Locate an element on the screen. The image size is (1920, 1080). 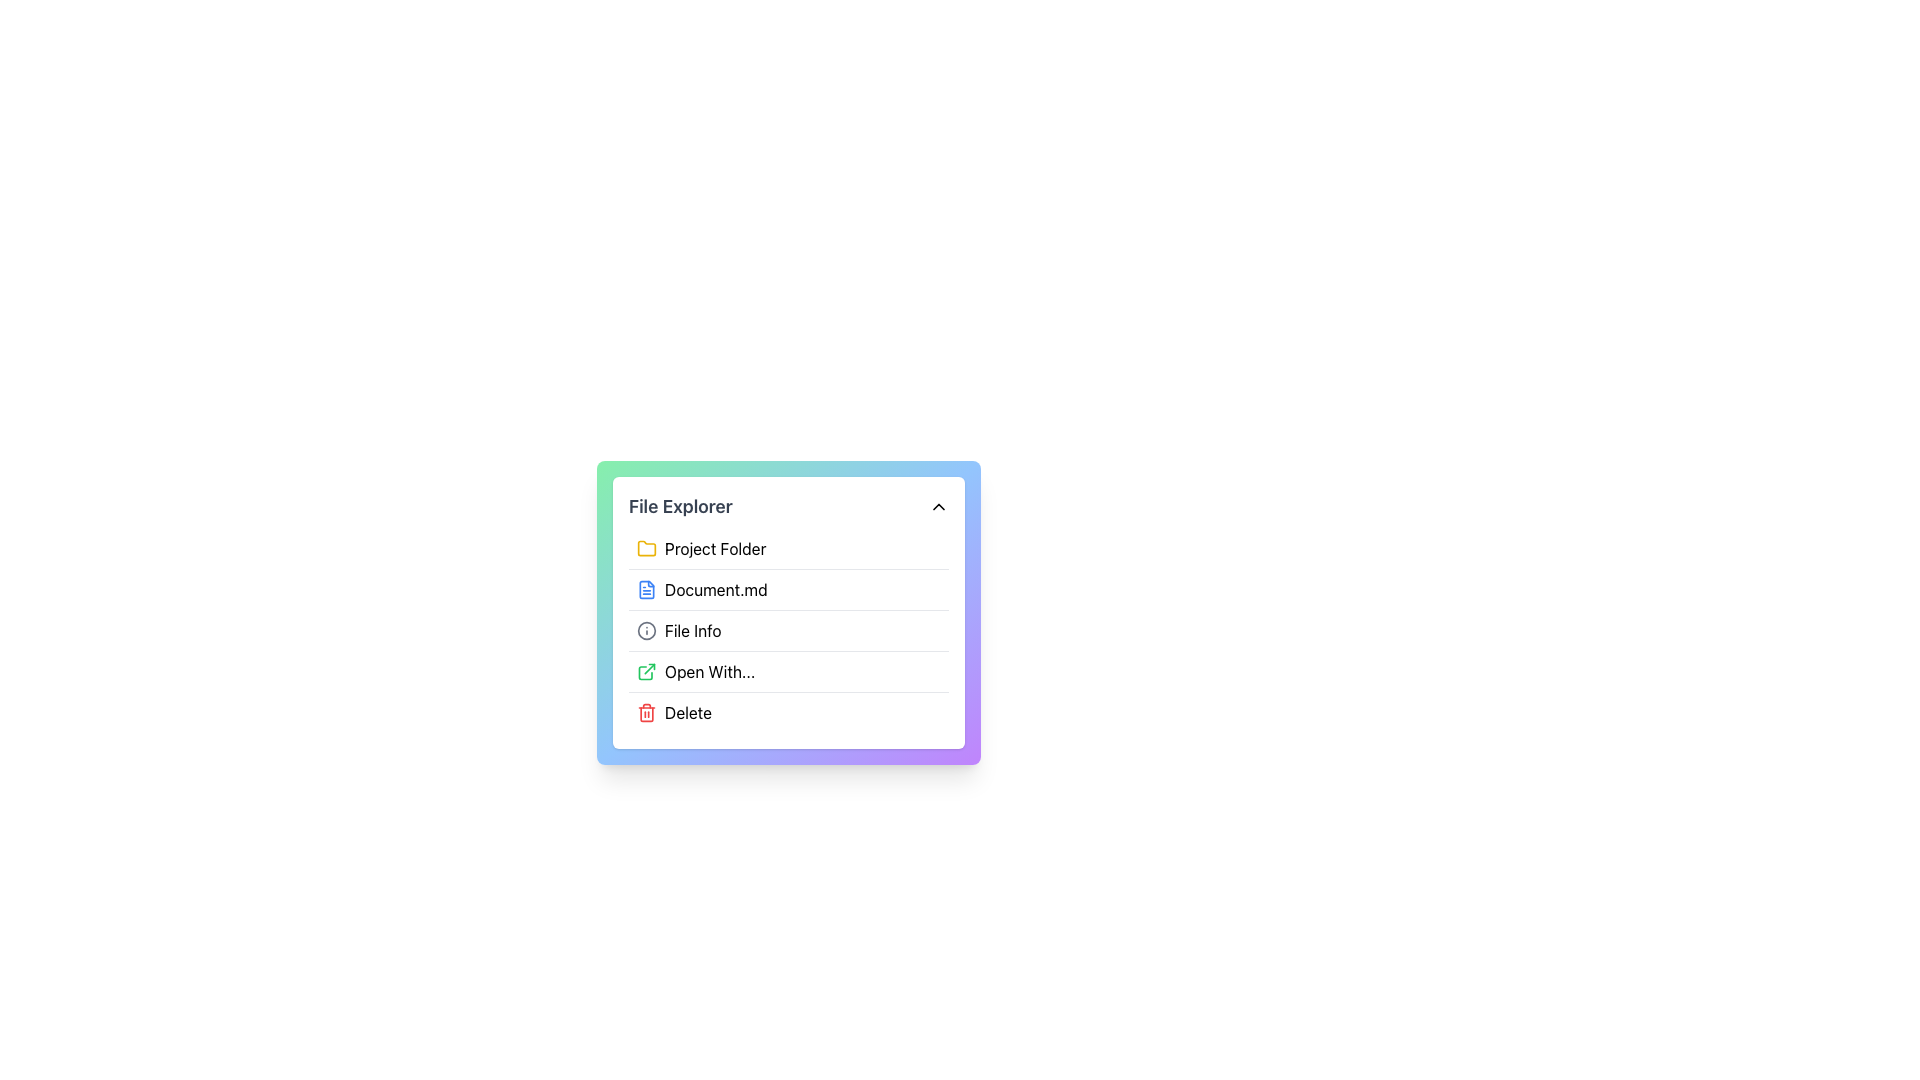
the trash bin icon within the delete option icon located at the bottom of the context menu is located at coordinates (647, 712).